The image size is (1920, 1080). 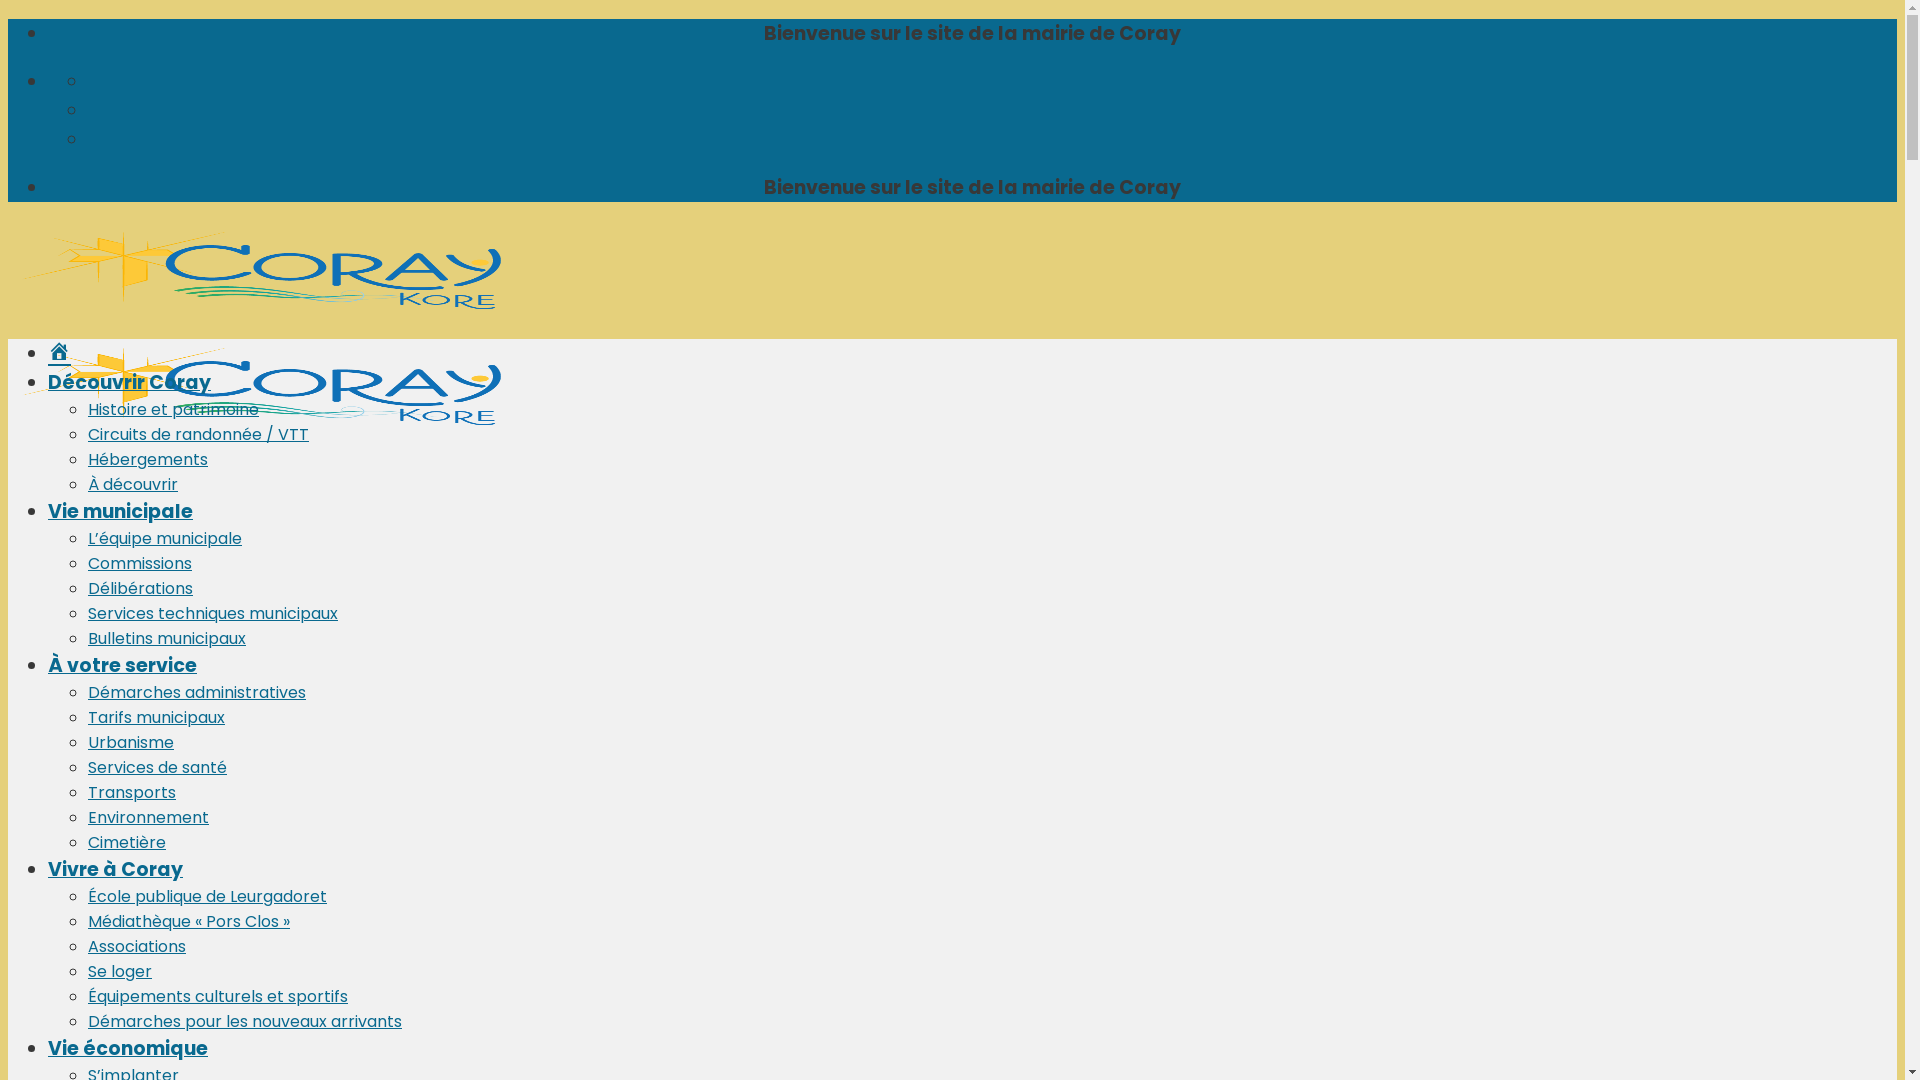 I want to click on 'Histoire et patrimoine', so click(x=86, y=408).